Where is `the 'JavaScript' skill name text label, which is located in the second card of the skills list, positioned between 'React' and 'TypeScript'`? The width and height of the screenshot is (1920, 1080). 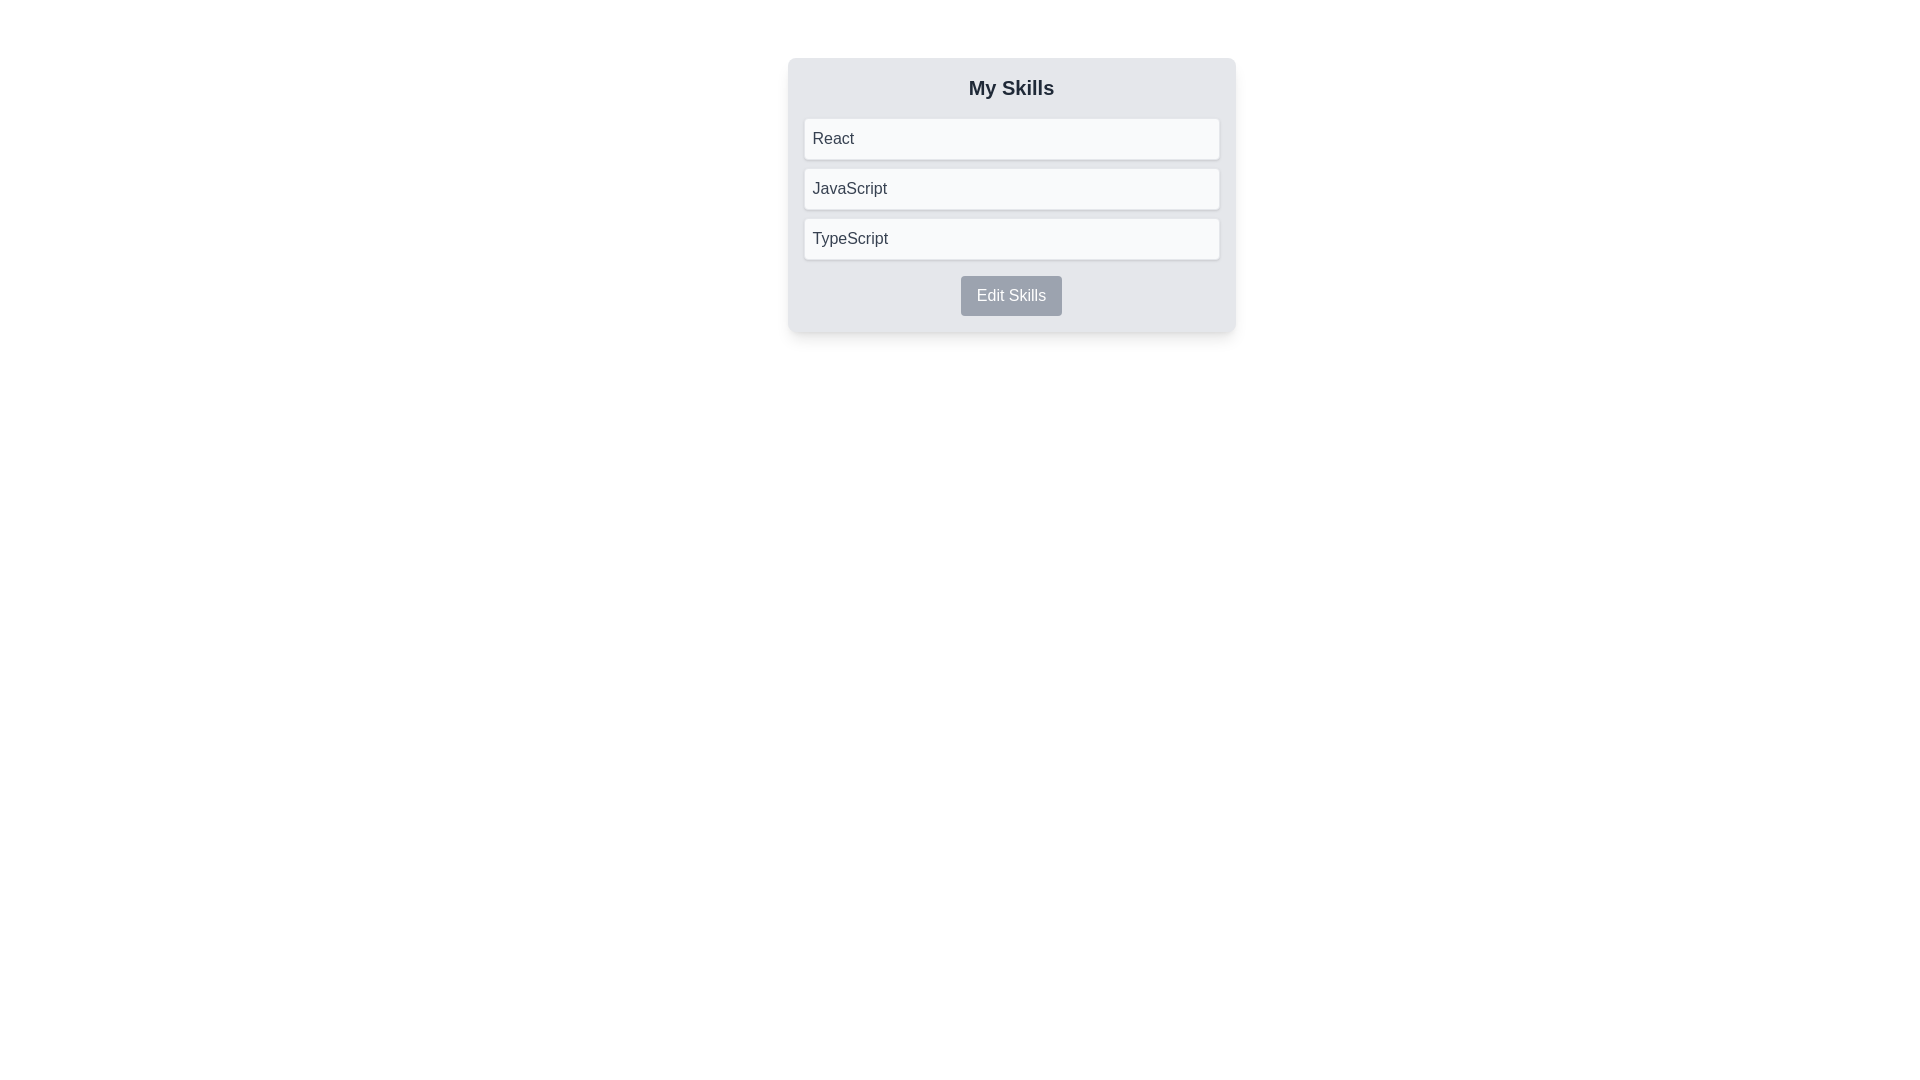 the 'JavaScript' skill name text label, which is located in the second card of the skills list, positioned between 'React' and 'TypeScript' is located at coordinates (849, 189).